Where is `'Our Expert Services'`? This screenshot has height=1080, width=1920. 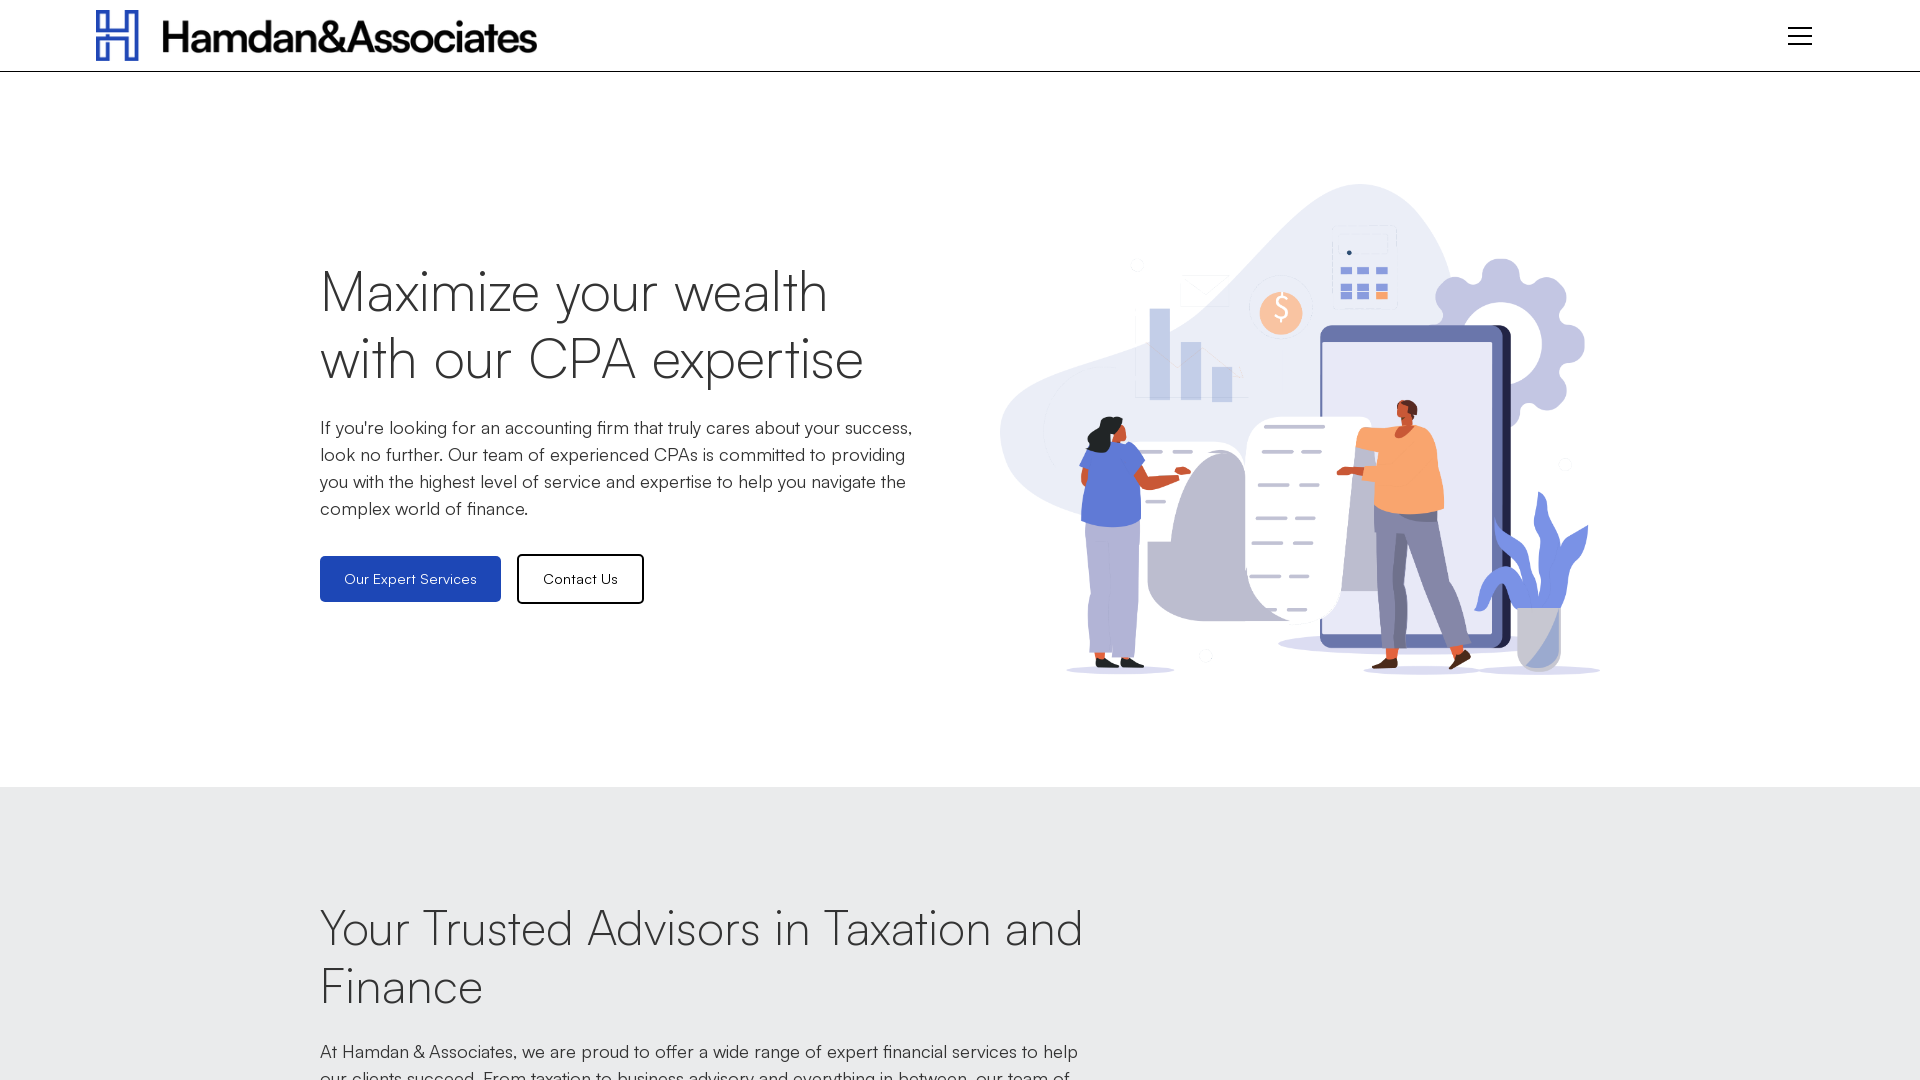
'Our Expert Services' is located at coordinates (320, 578).